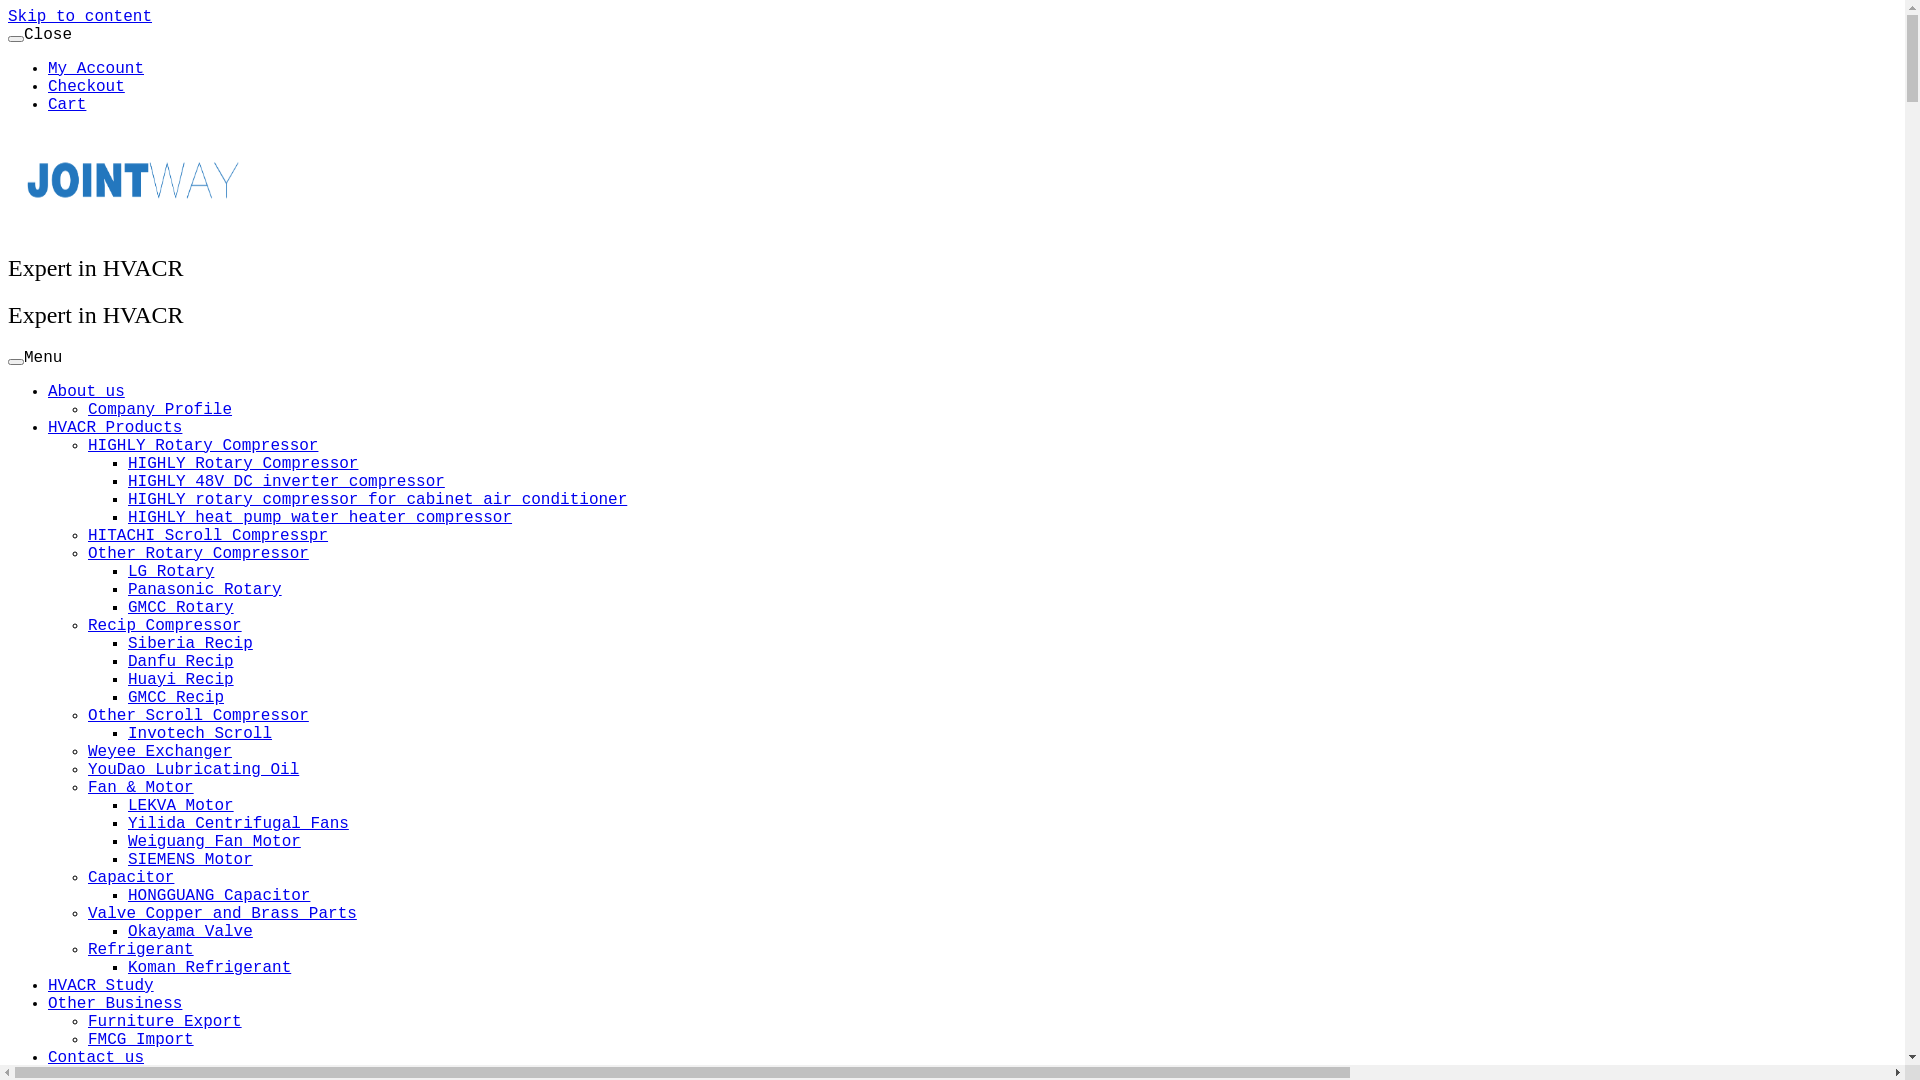 Image resolution: width=1920 pixels, height=1080 pixels. What do you see at coordinates (15, 38) in the screenshot?
I see `'Close'` at bounding box center [15, 38].